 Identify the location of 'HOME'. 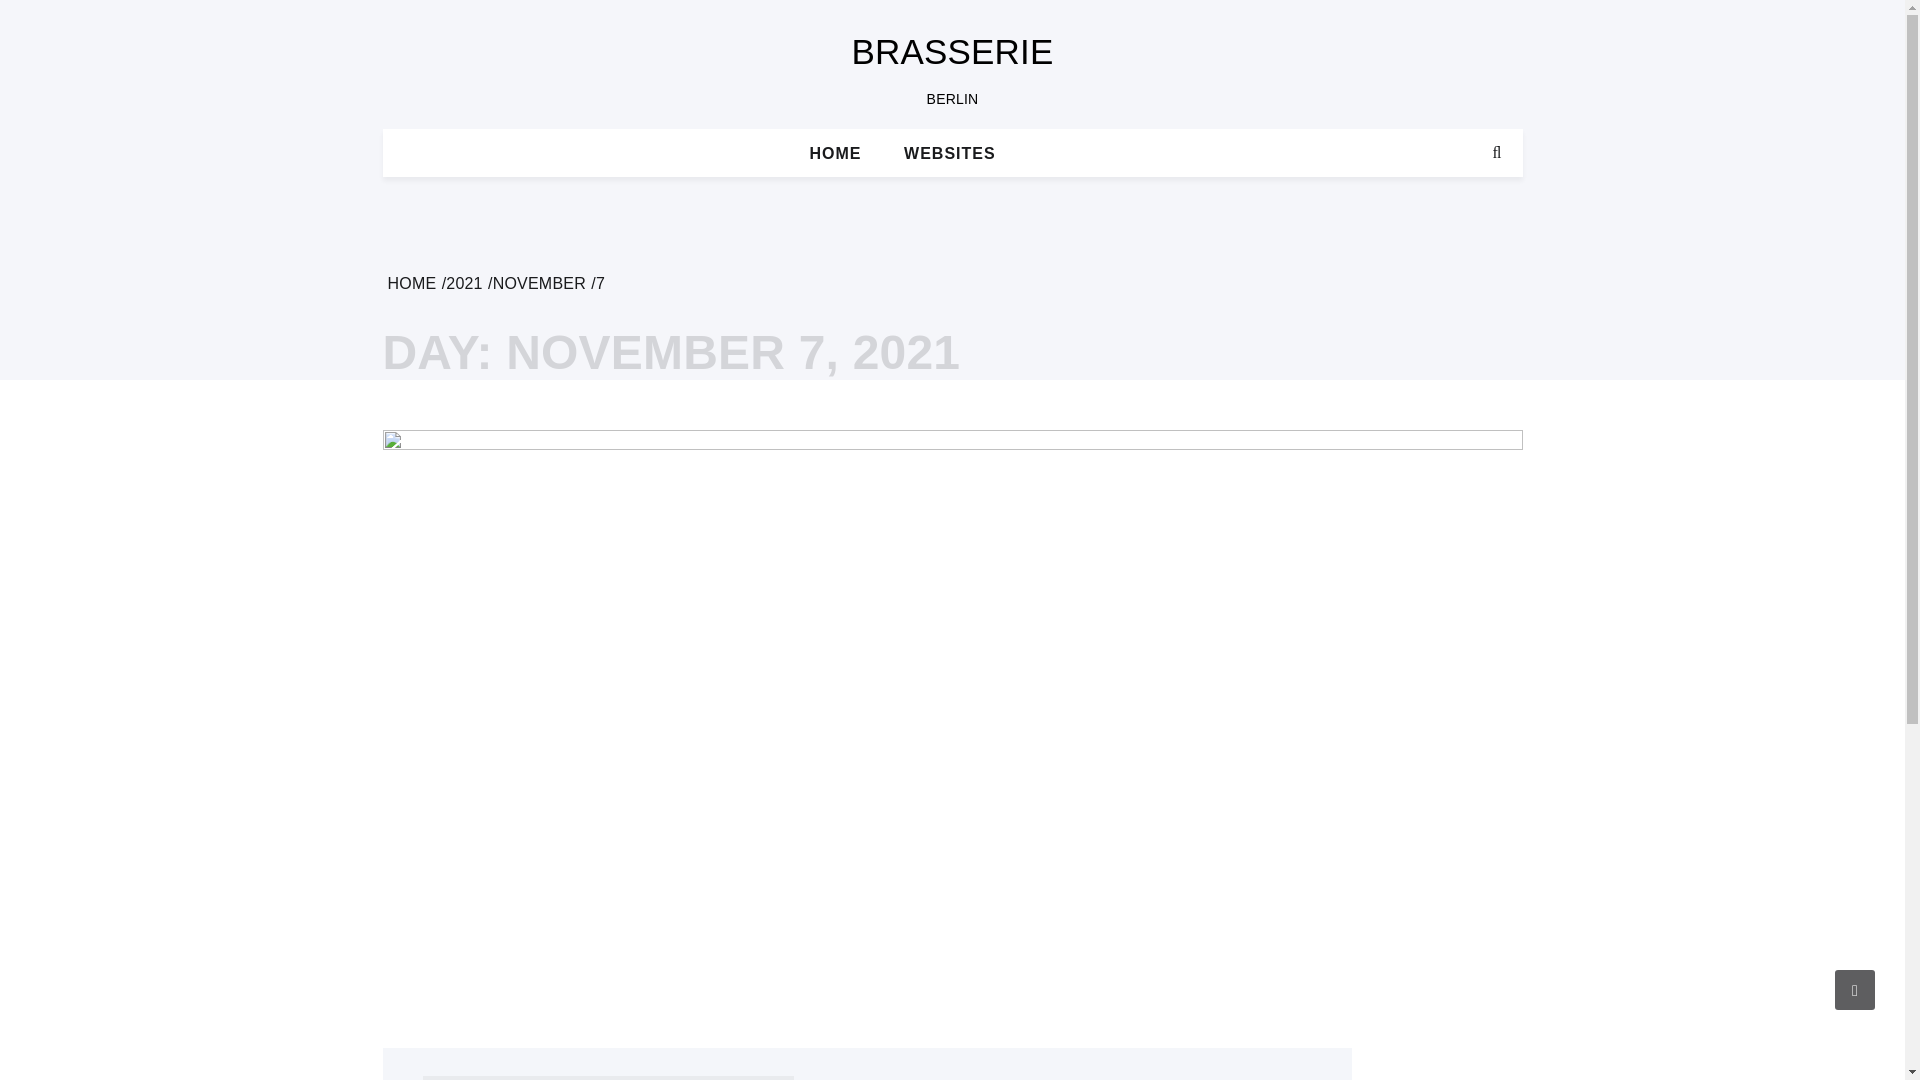
(411, 283).